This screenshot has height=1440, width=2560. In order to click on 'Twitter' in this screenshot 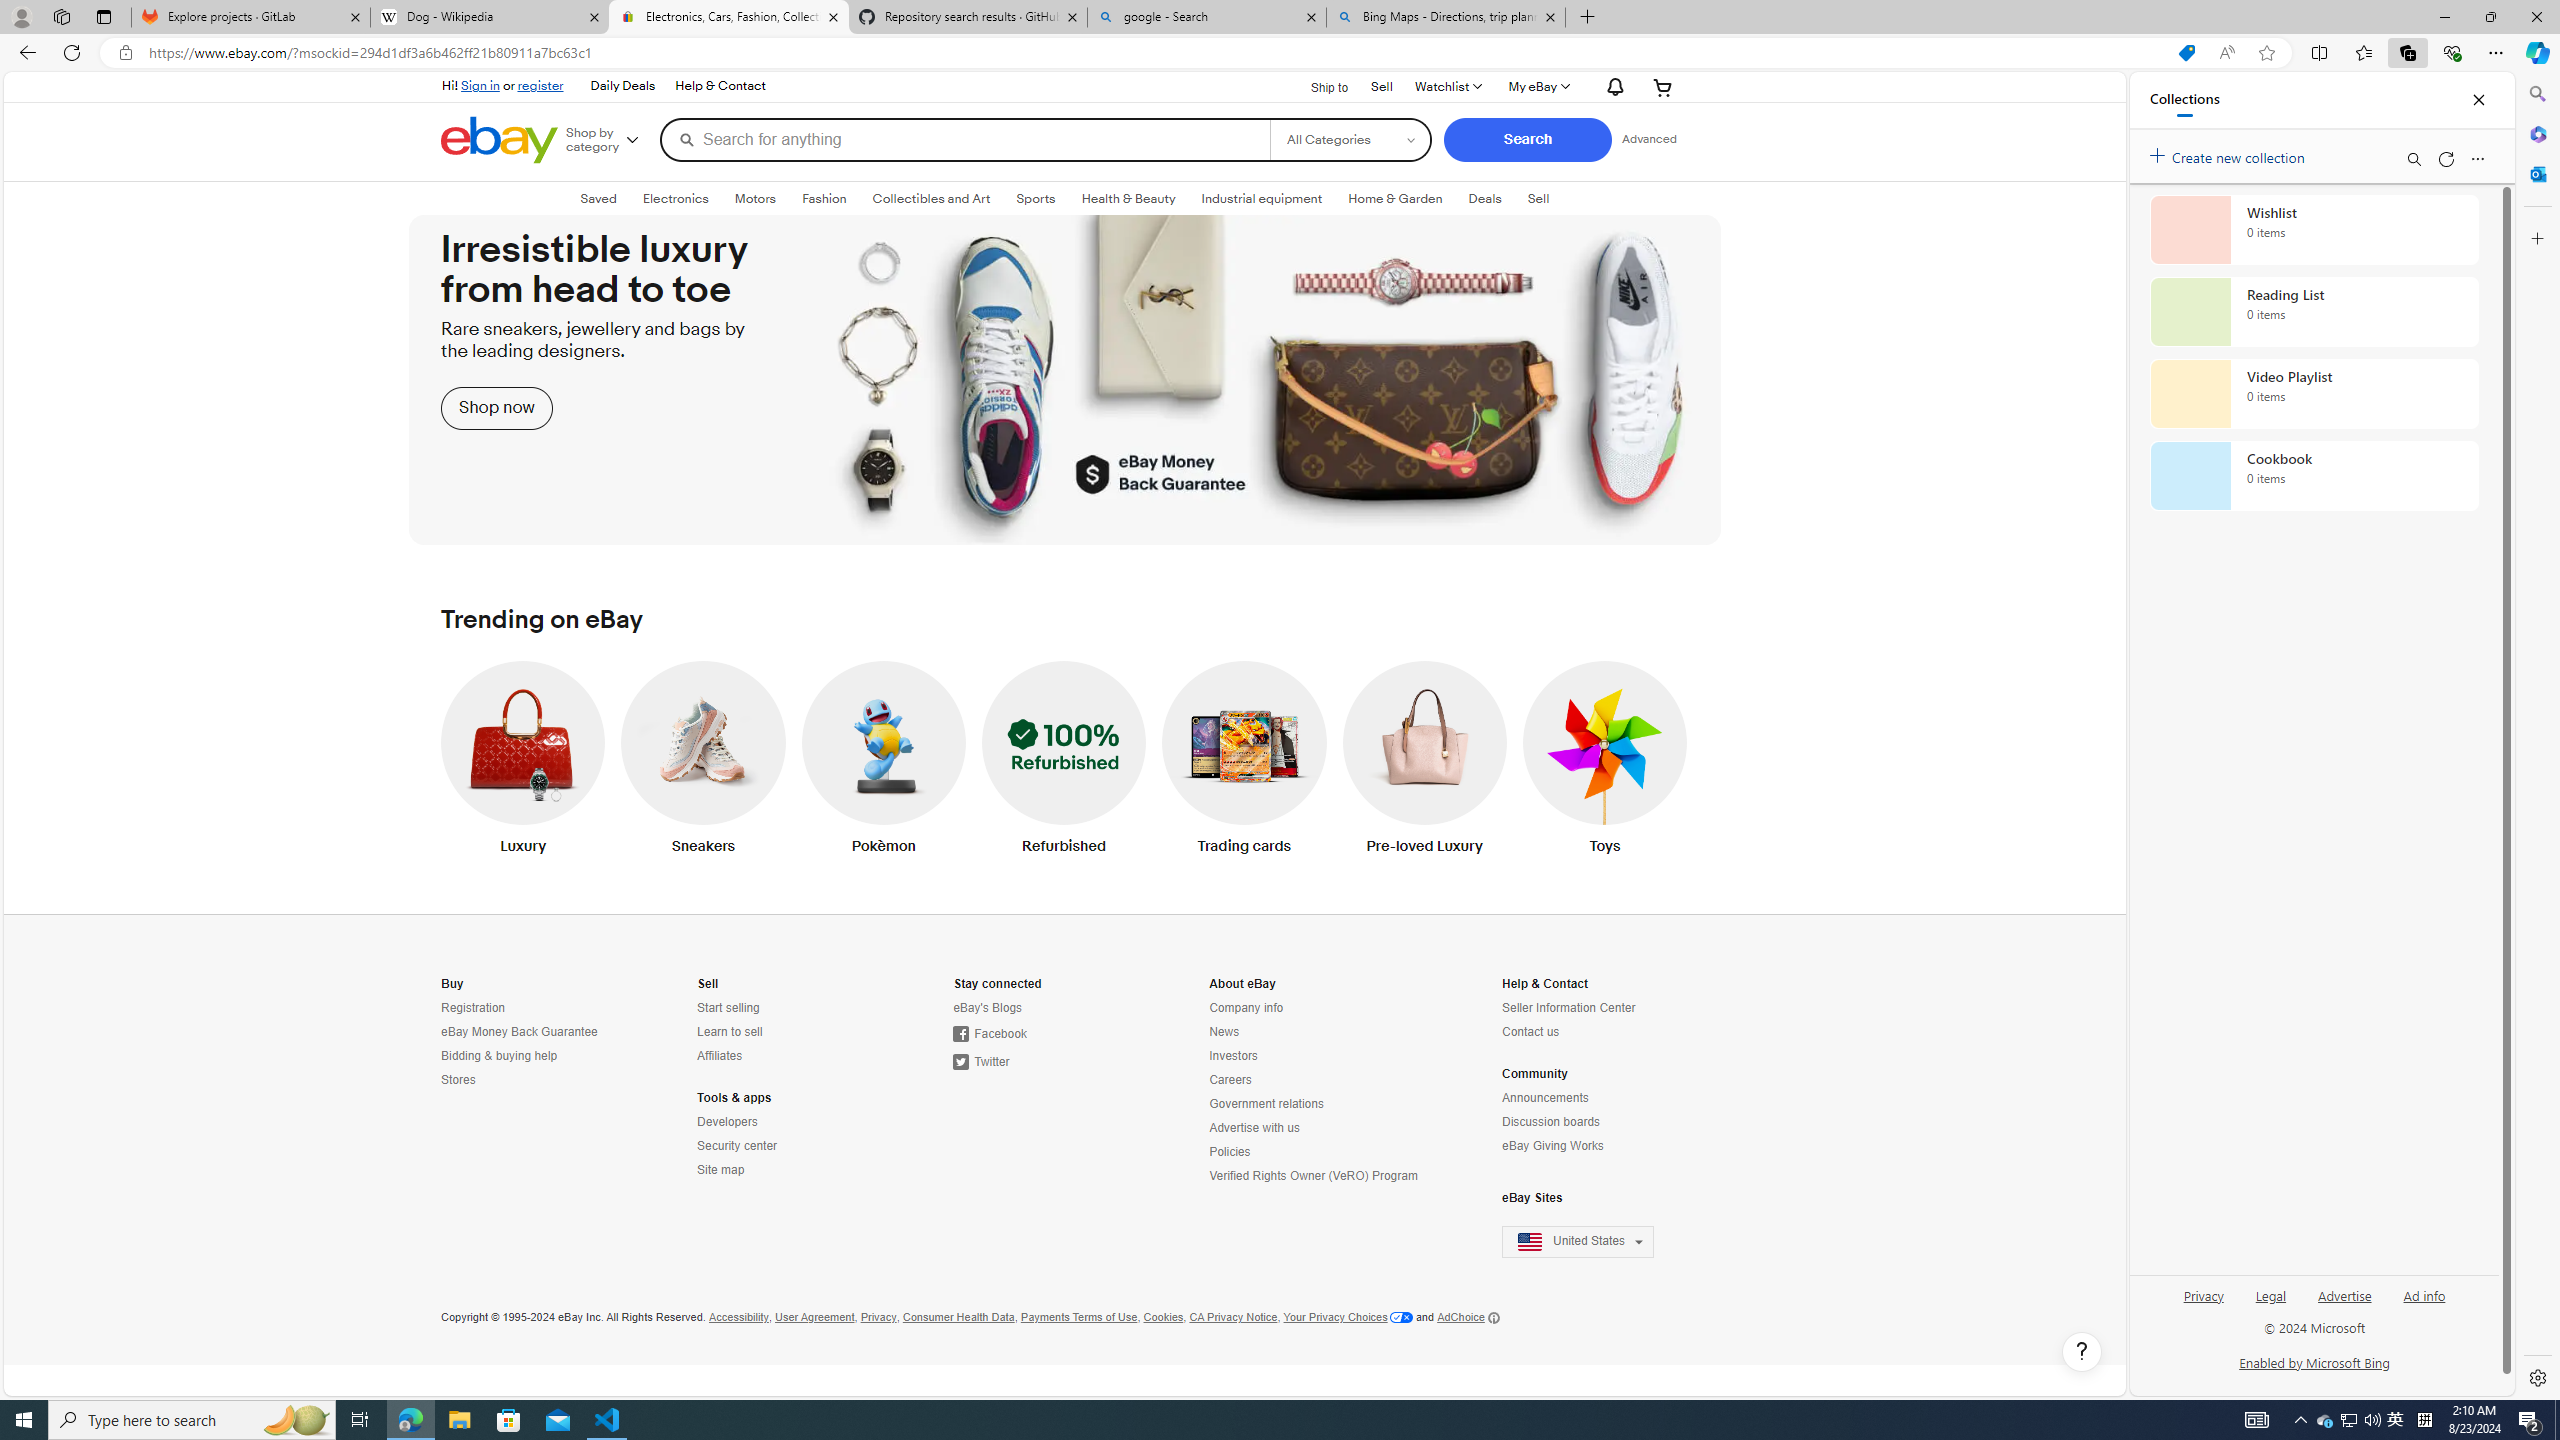, I will do `click(1040, 1061)`.